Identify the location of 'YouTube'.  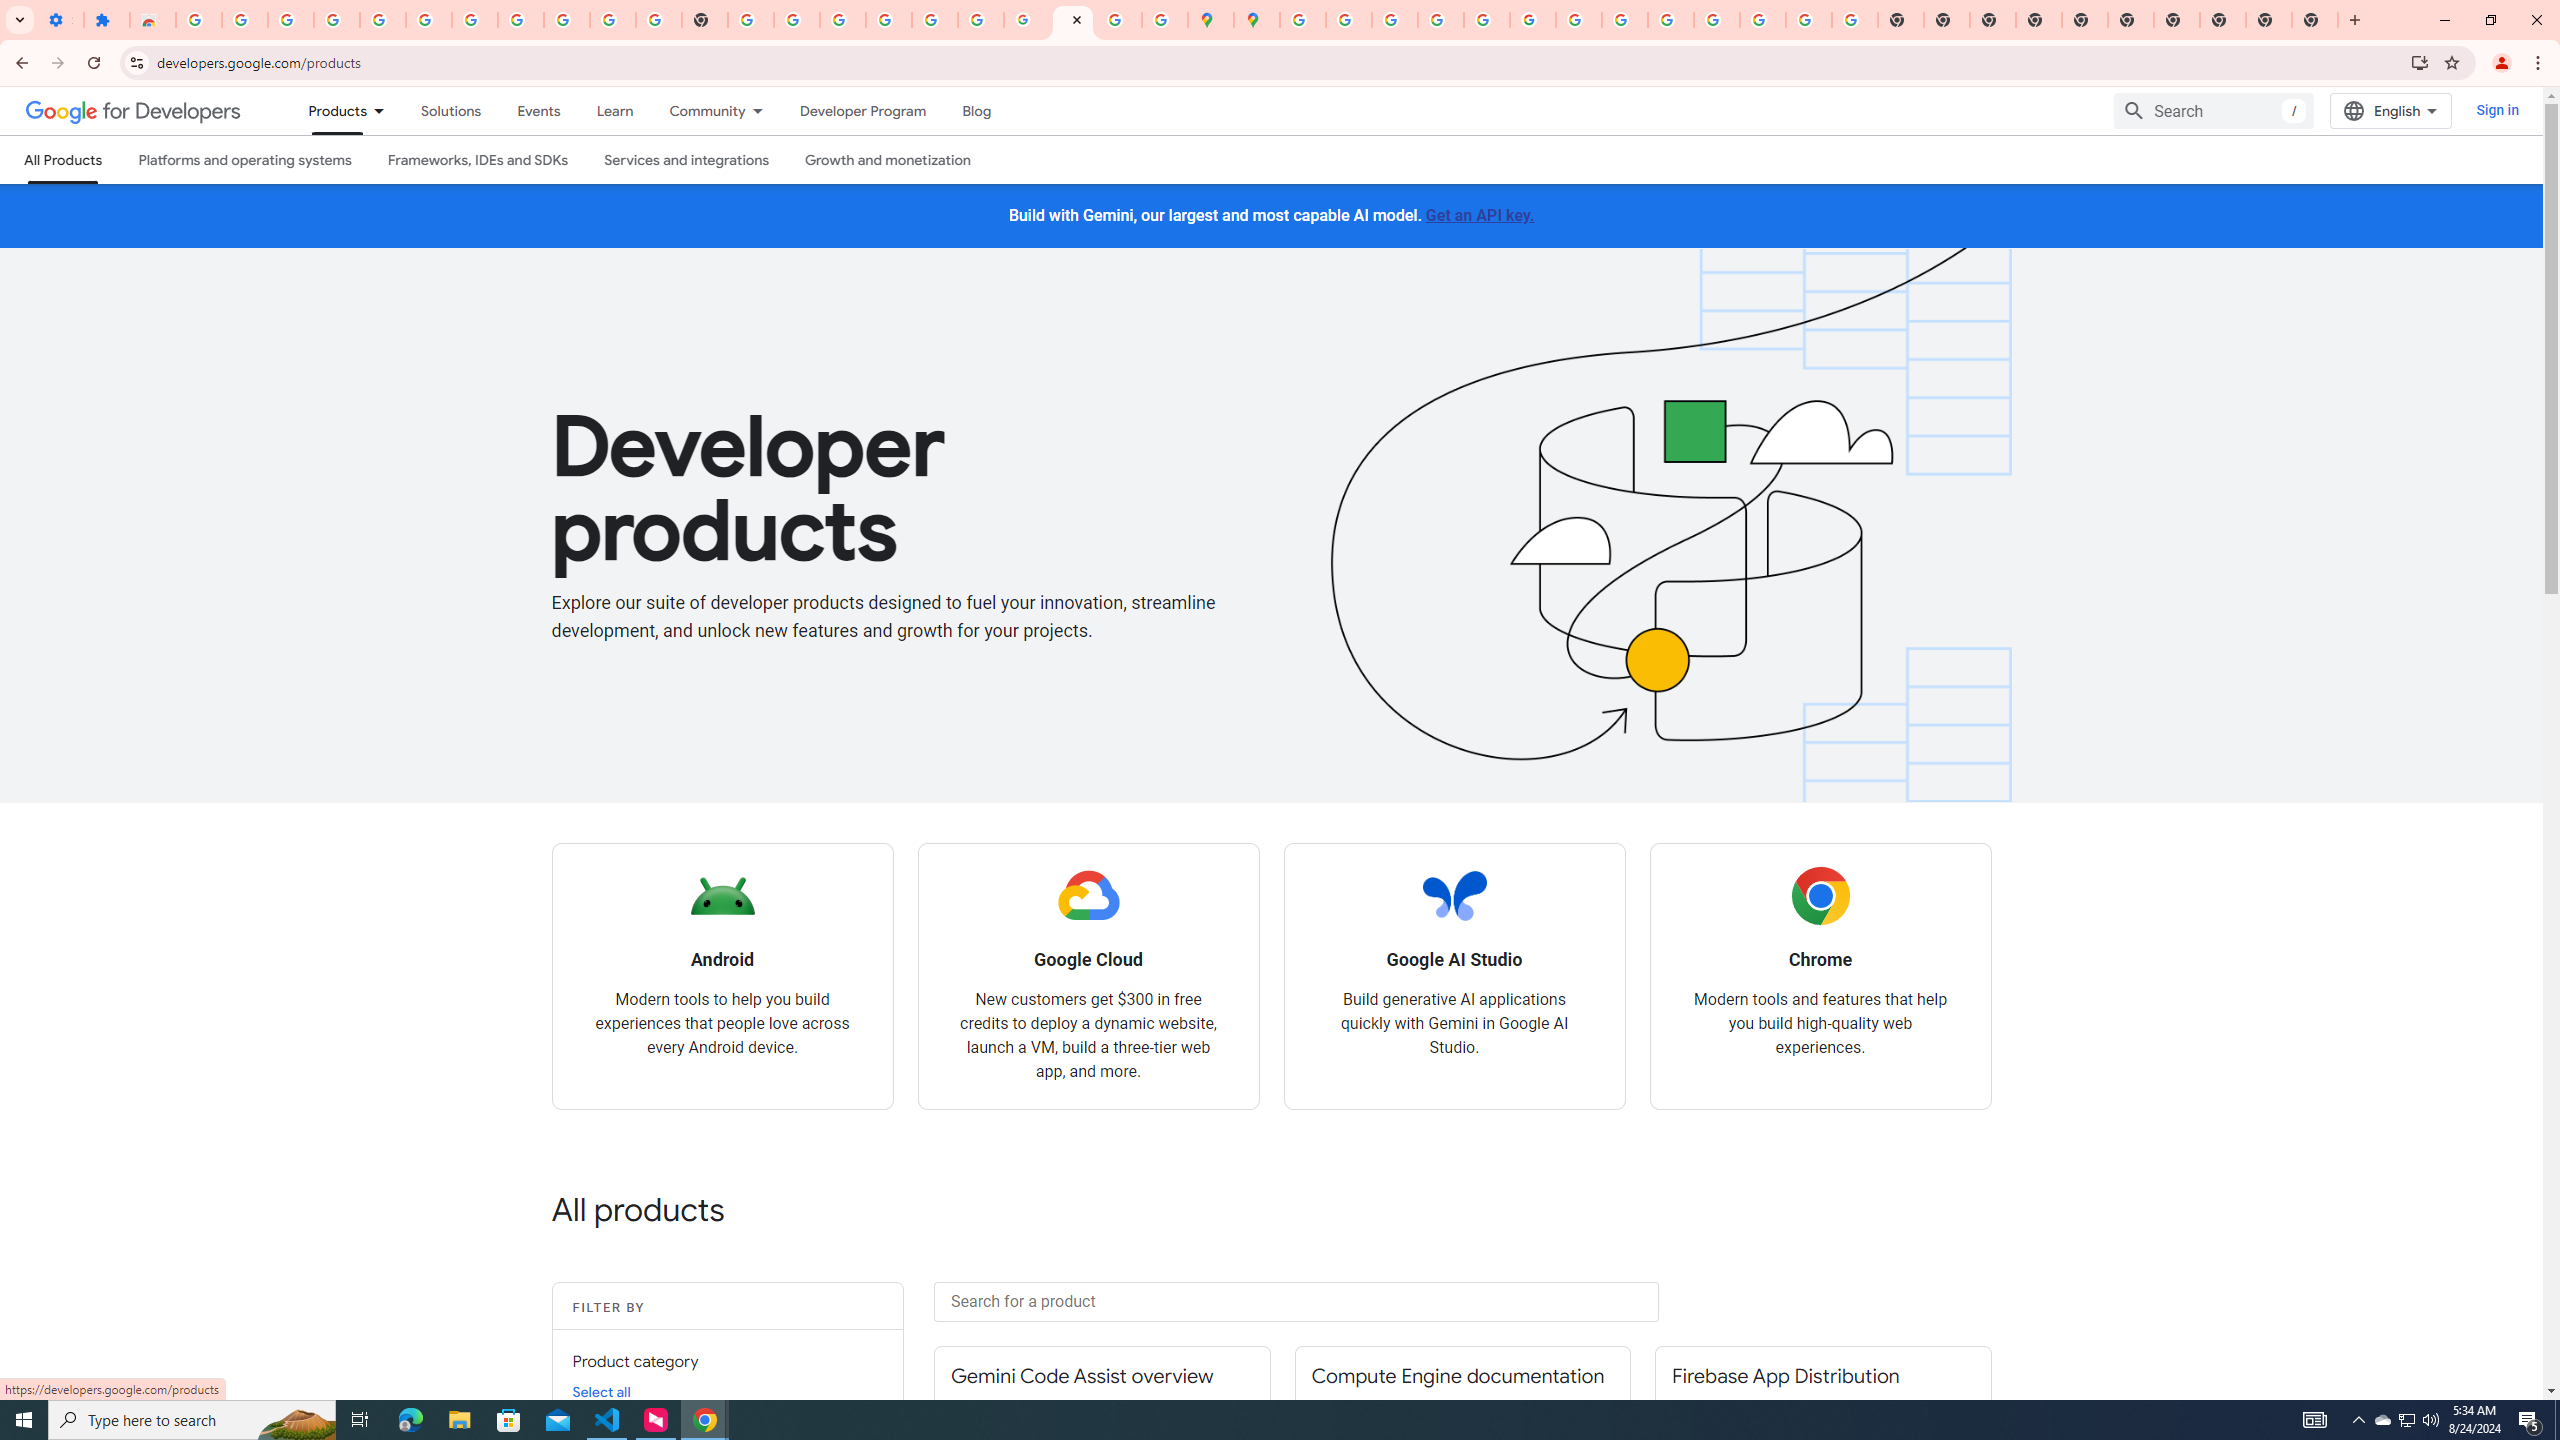
(1577, 19).